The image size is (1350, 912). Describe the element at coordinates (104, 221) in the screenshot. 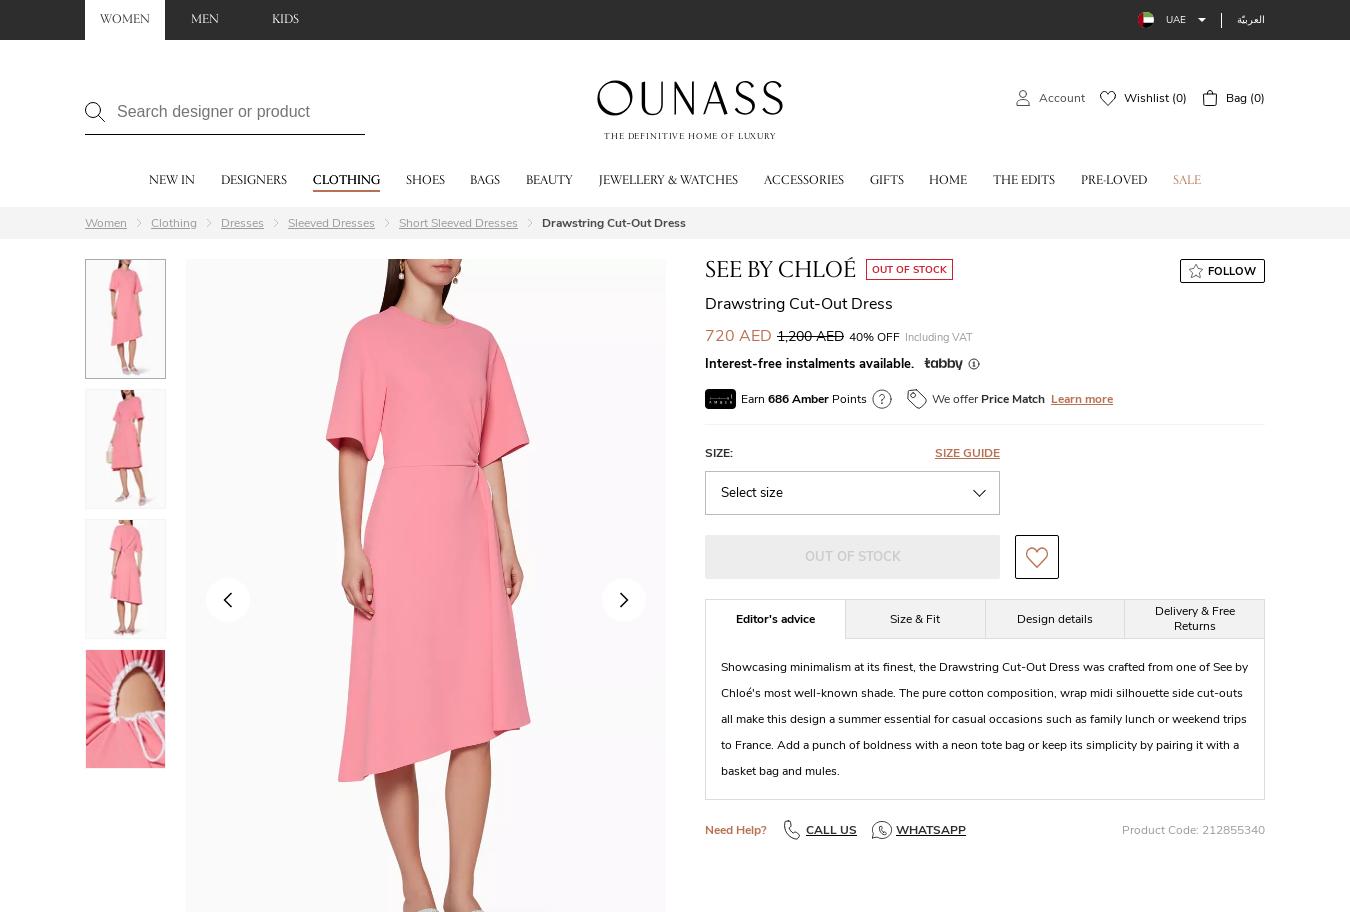

I see `'Women'` at that location.